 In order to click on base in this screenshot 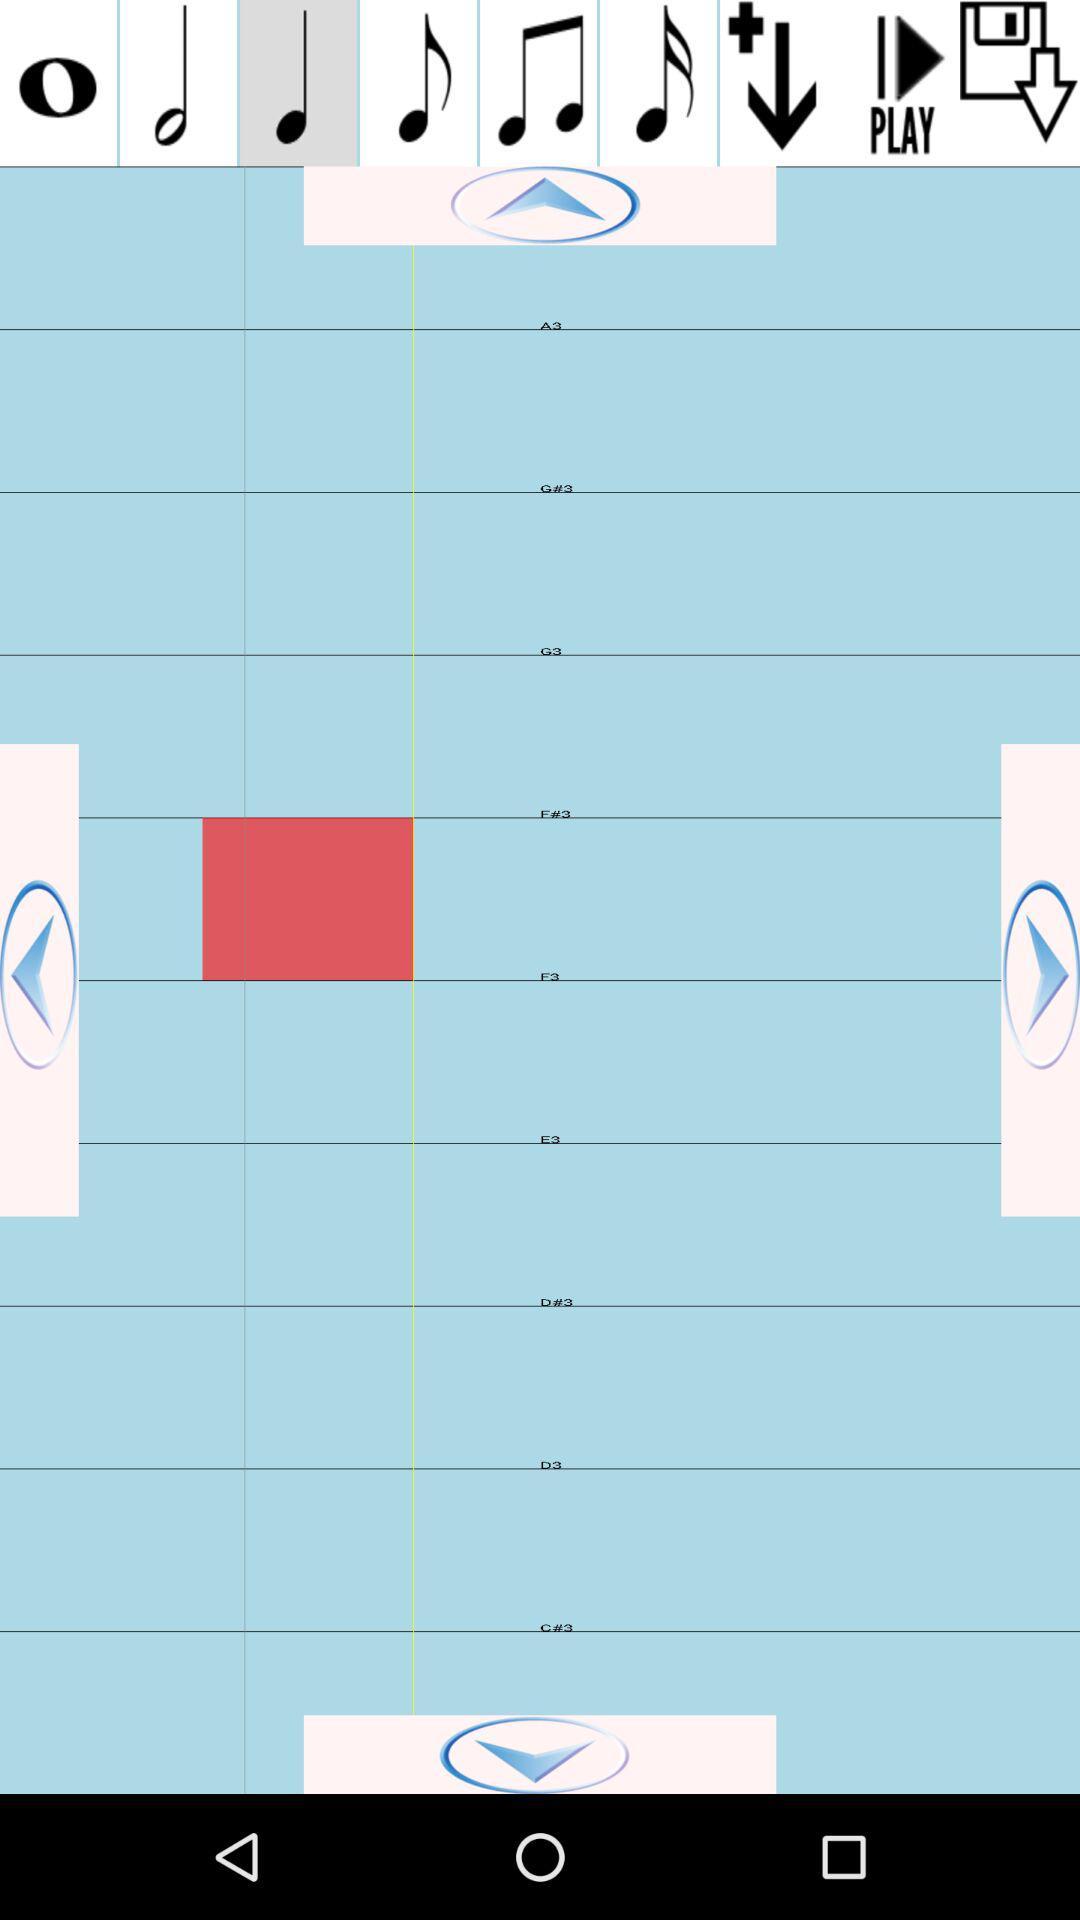, I will do `click(1039, 980)`.